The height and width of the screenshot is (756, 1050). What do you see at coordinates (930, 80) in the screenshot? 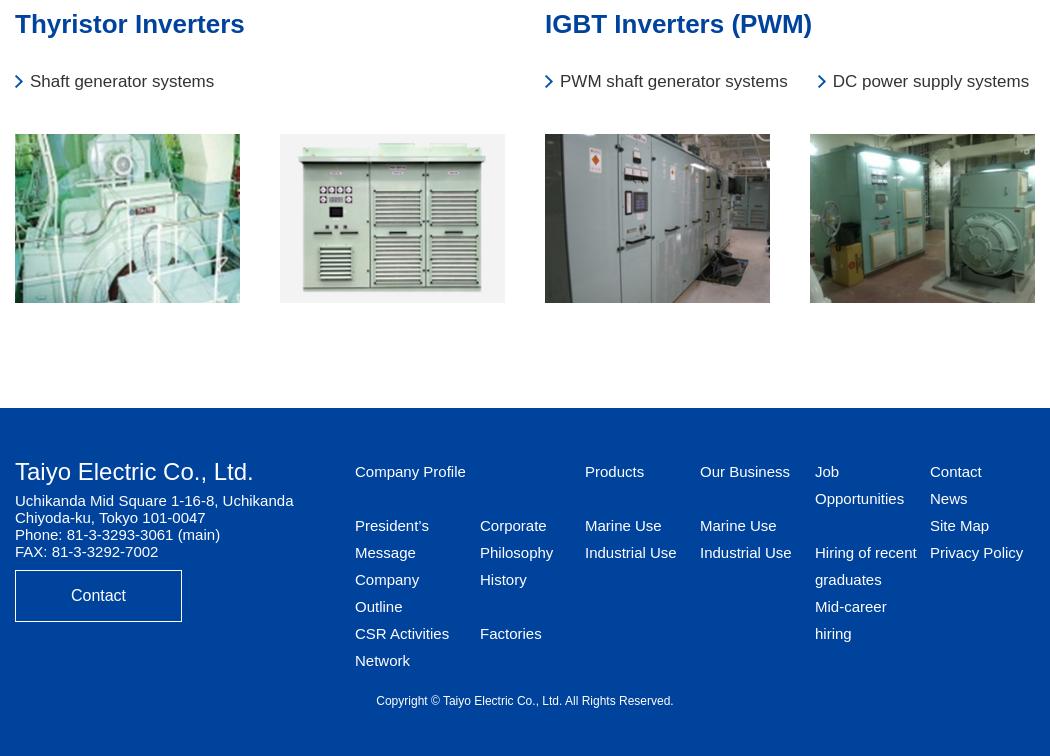
I see `'DC power supply systems'` at bounding box center [930, 80].